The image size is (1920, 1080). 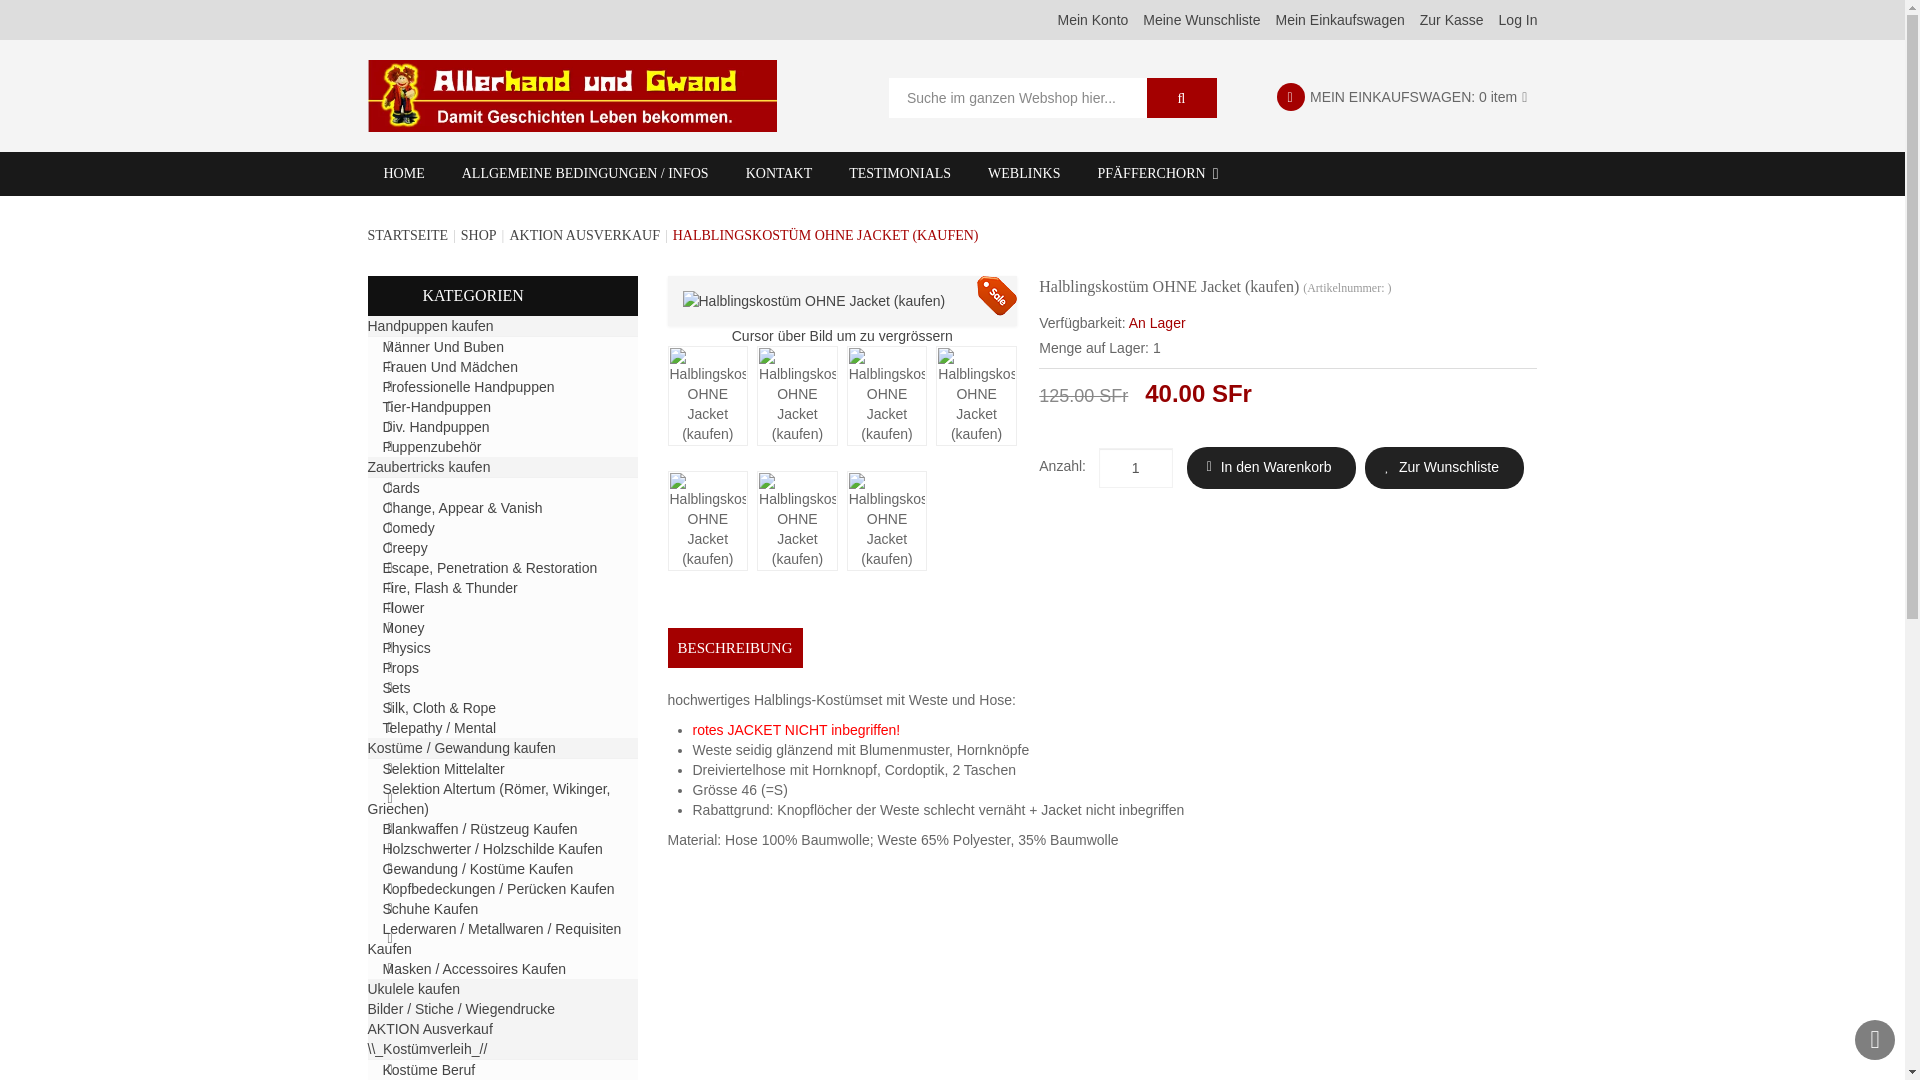 What do you see at coordinates (460, 1009) in the screenshot?
I see `'Bilder / Stiche / Wiegendrucke'` at bounding box center [460, 1009].